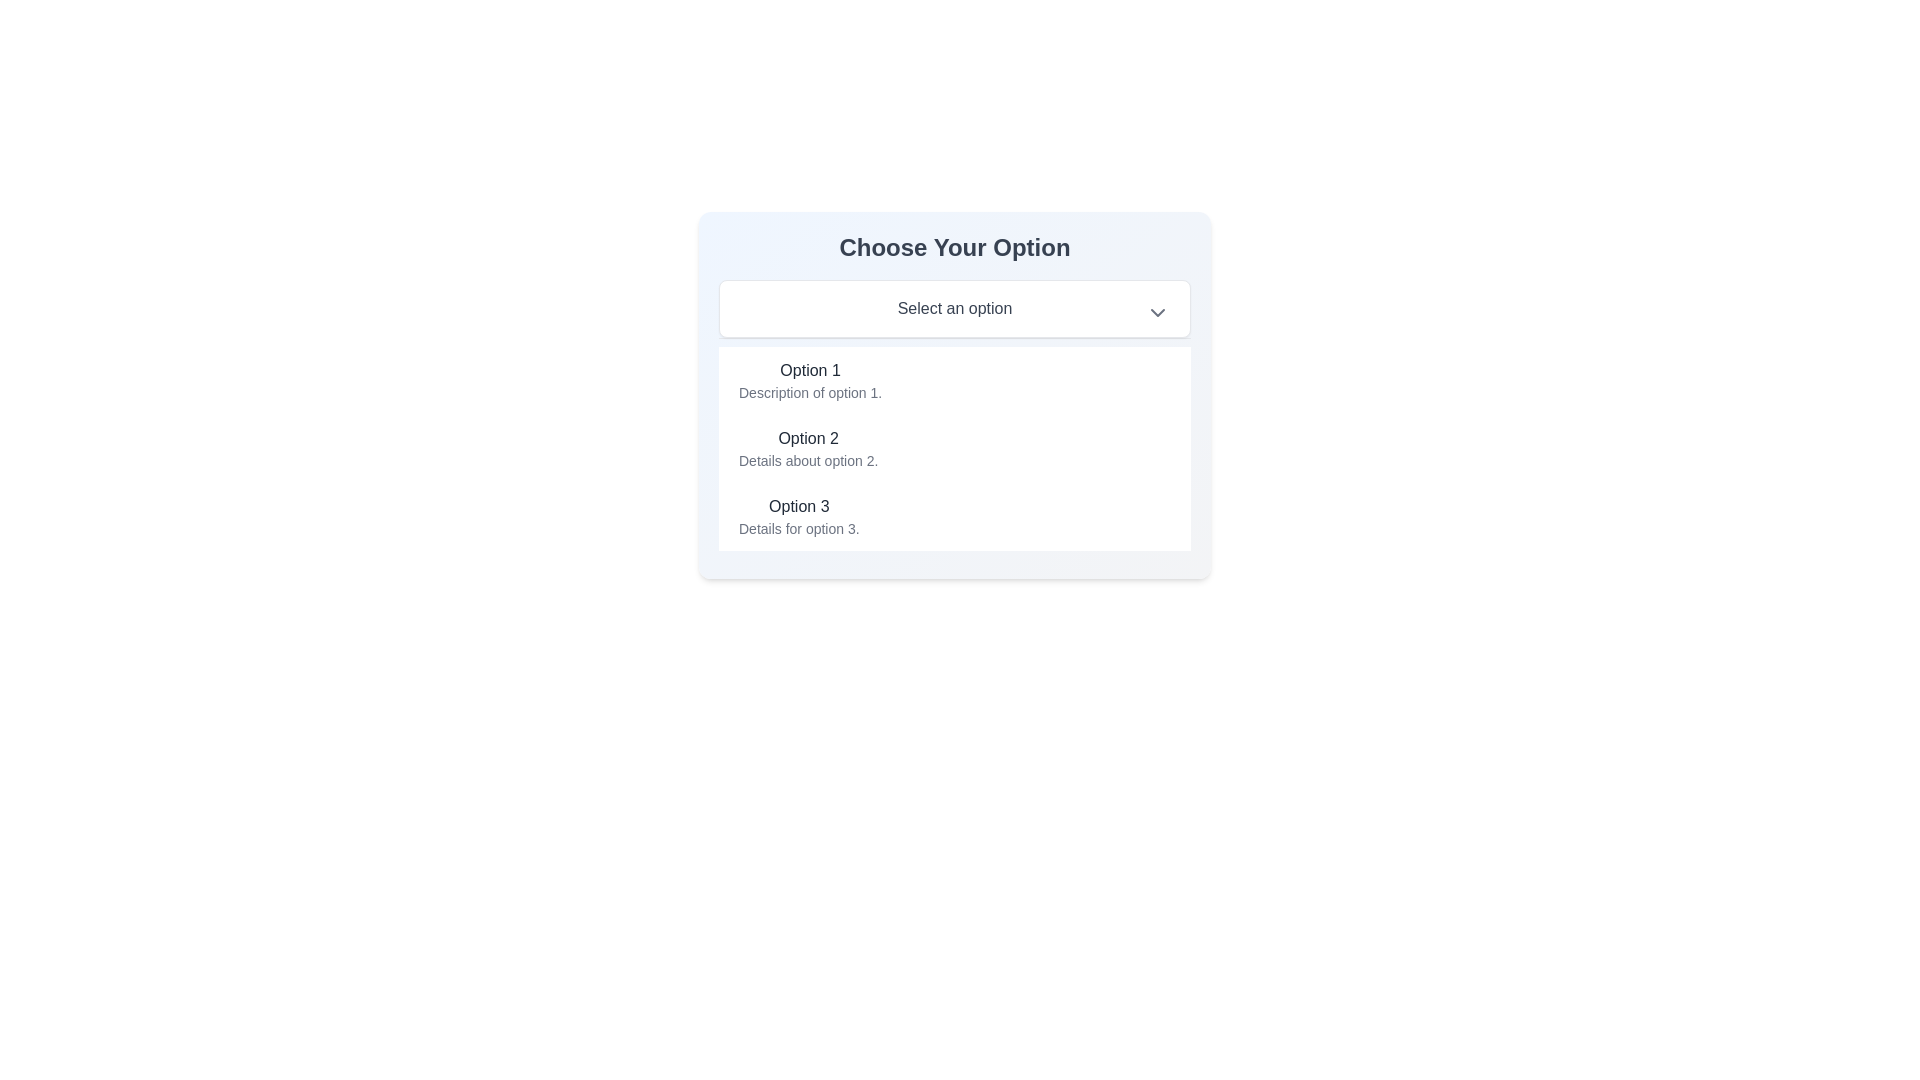  I want to click on the selectable option element titled 'Option 1', so click(954, 381).